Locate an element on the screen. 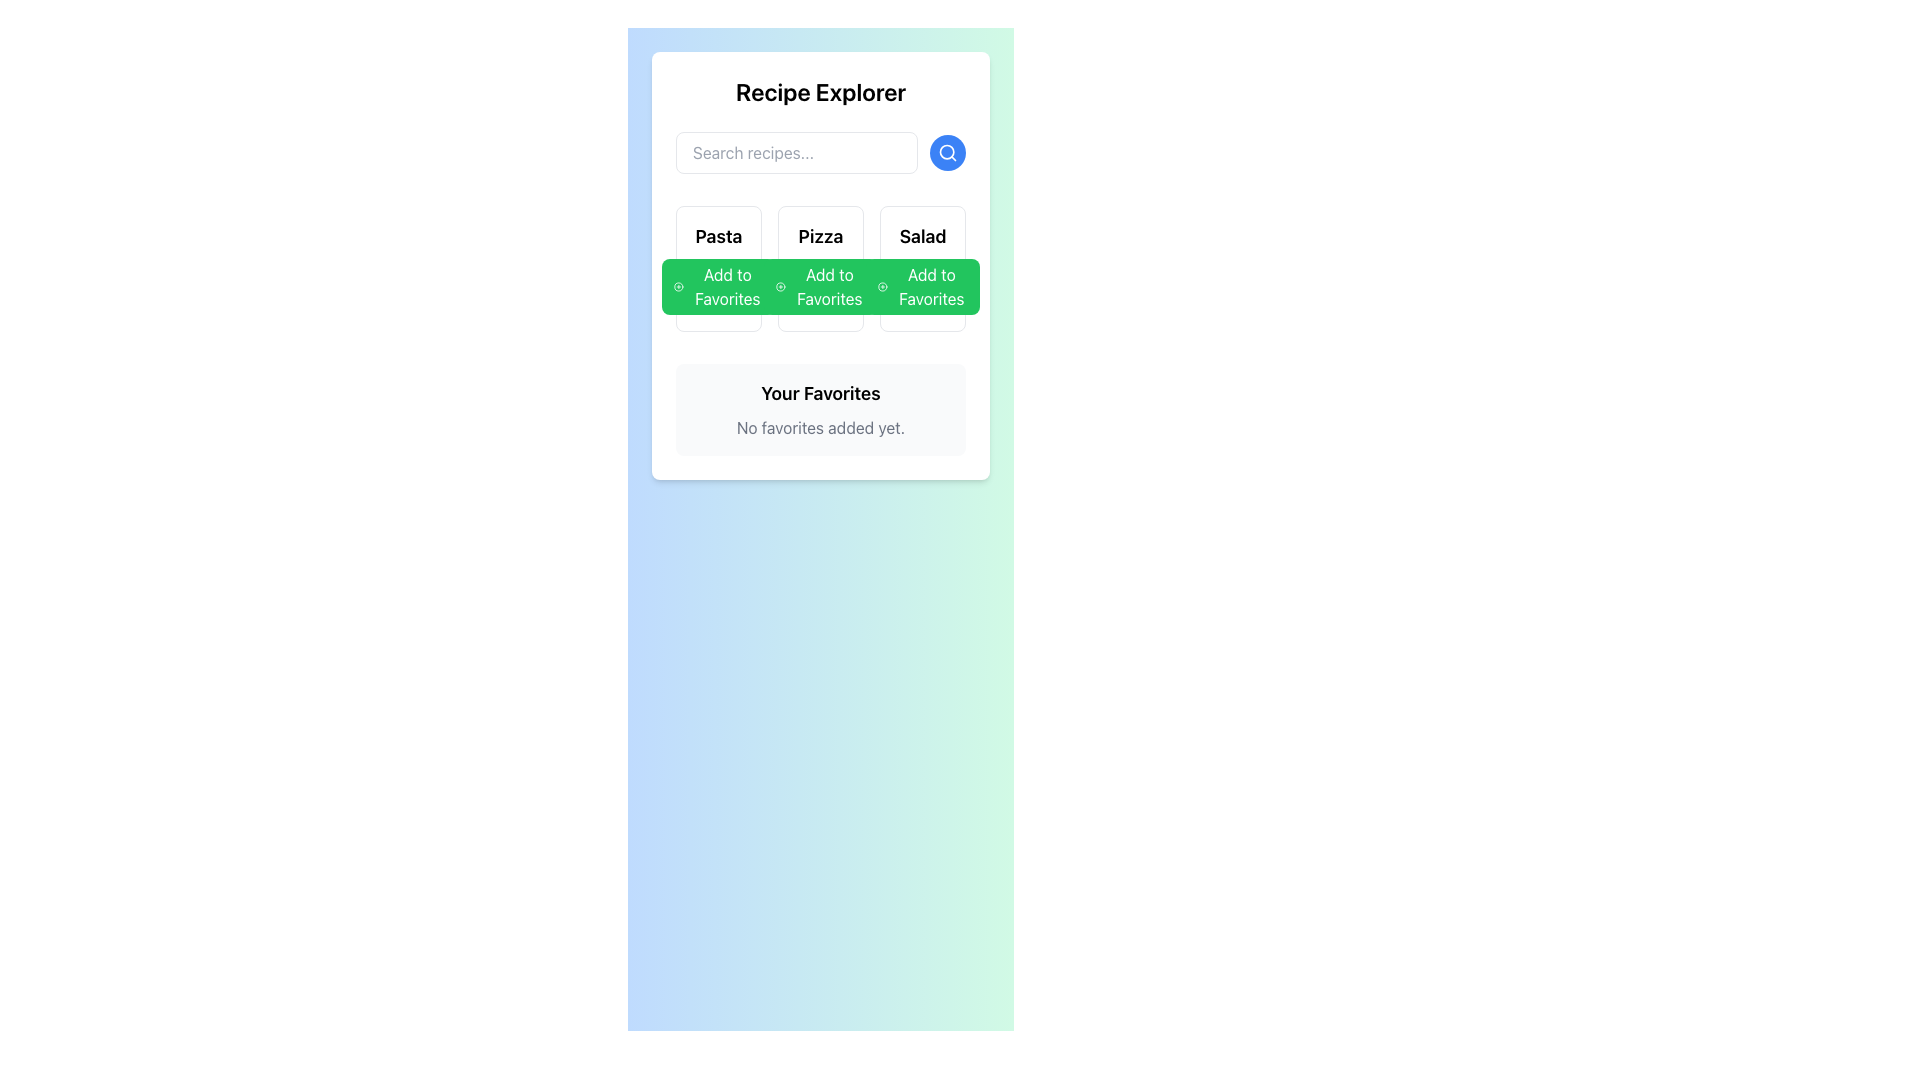 This screenshot has width=1920, height=1080. the 'Your Favorites' display section which indicates the user's current list of favorite recipes is located at coordinates (820, 408).